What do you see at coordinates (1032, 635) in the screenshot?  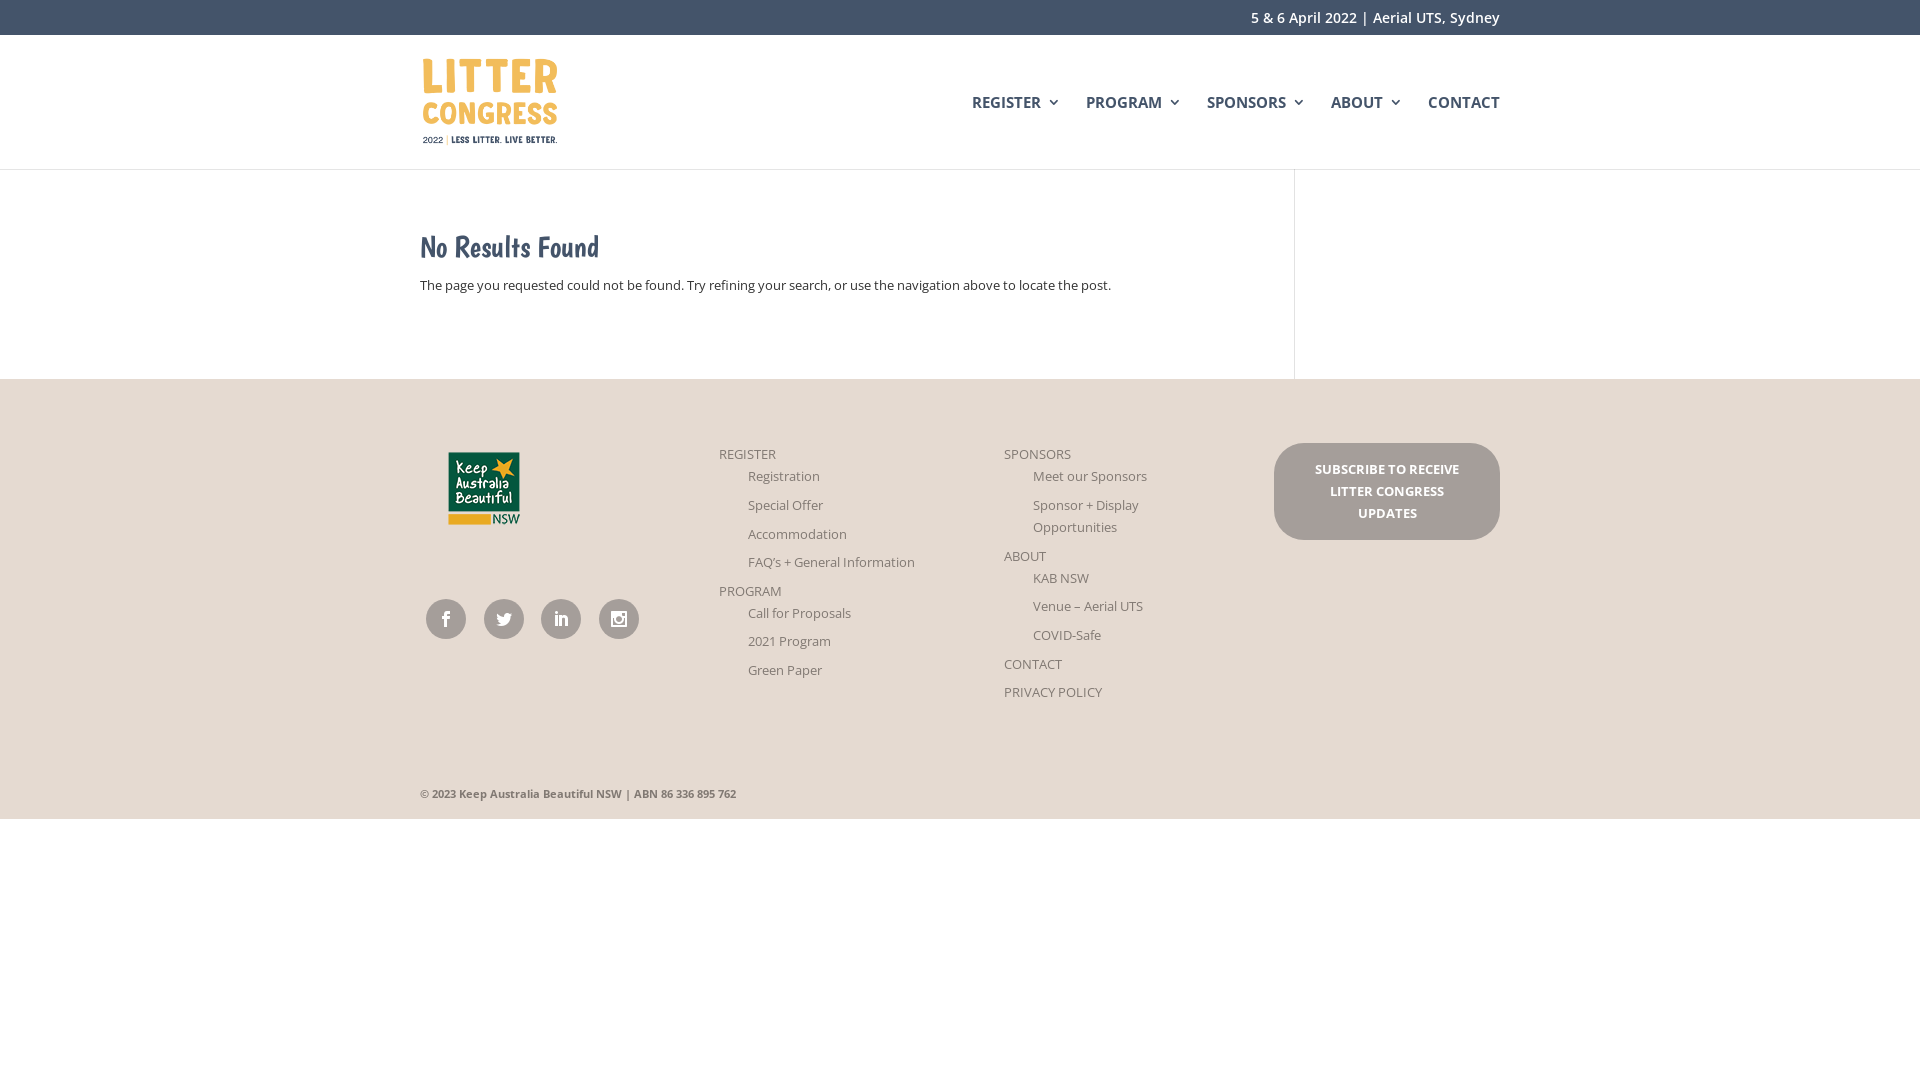 I see `'COVID-Safe'` at bounding box center [1032, 635].